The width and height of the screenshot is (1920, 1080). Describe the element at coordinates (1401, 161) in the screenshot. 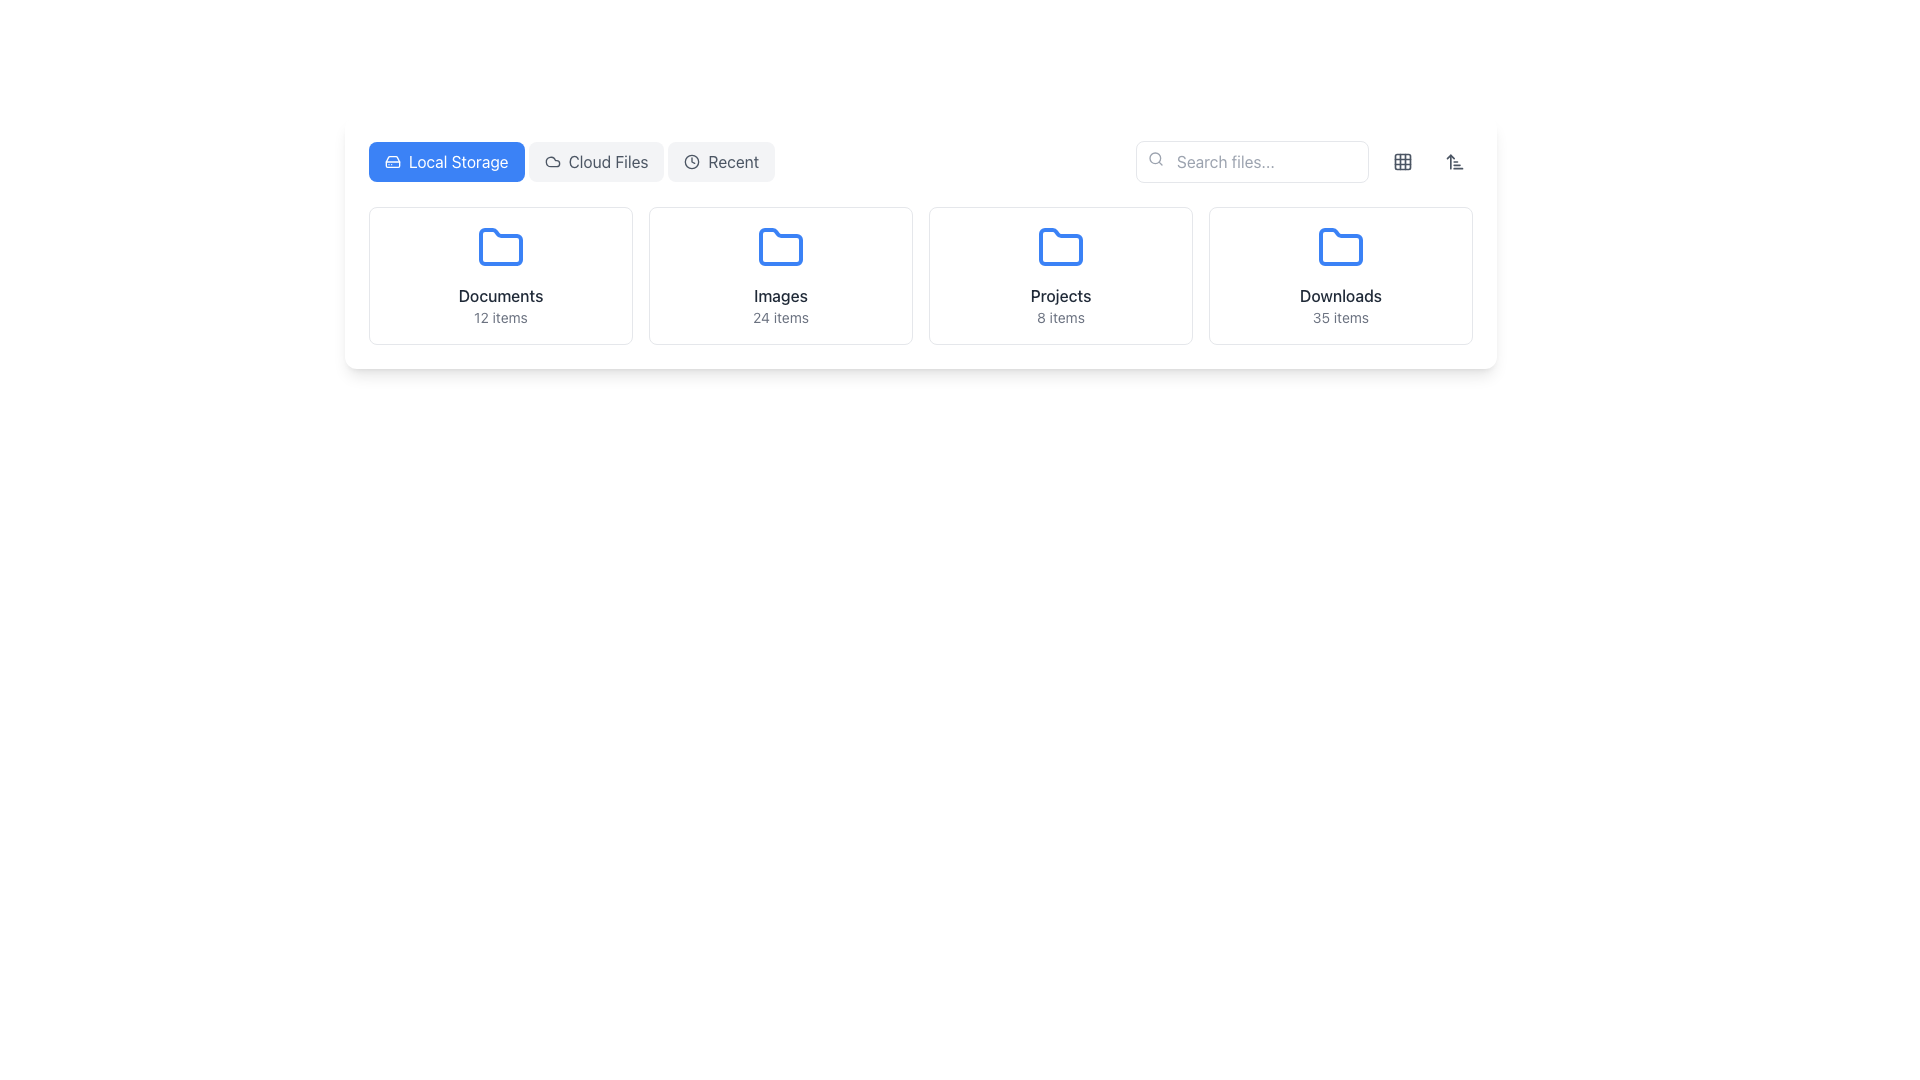

I see `the button in the top-right corner of the interface` at that location.